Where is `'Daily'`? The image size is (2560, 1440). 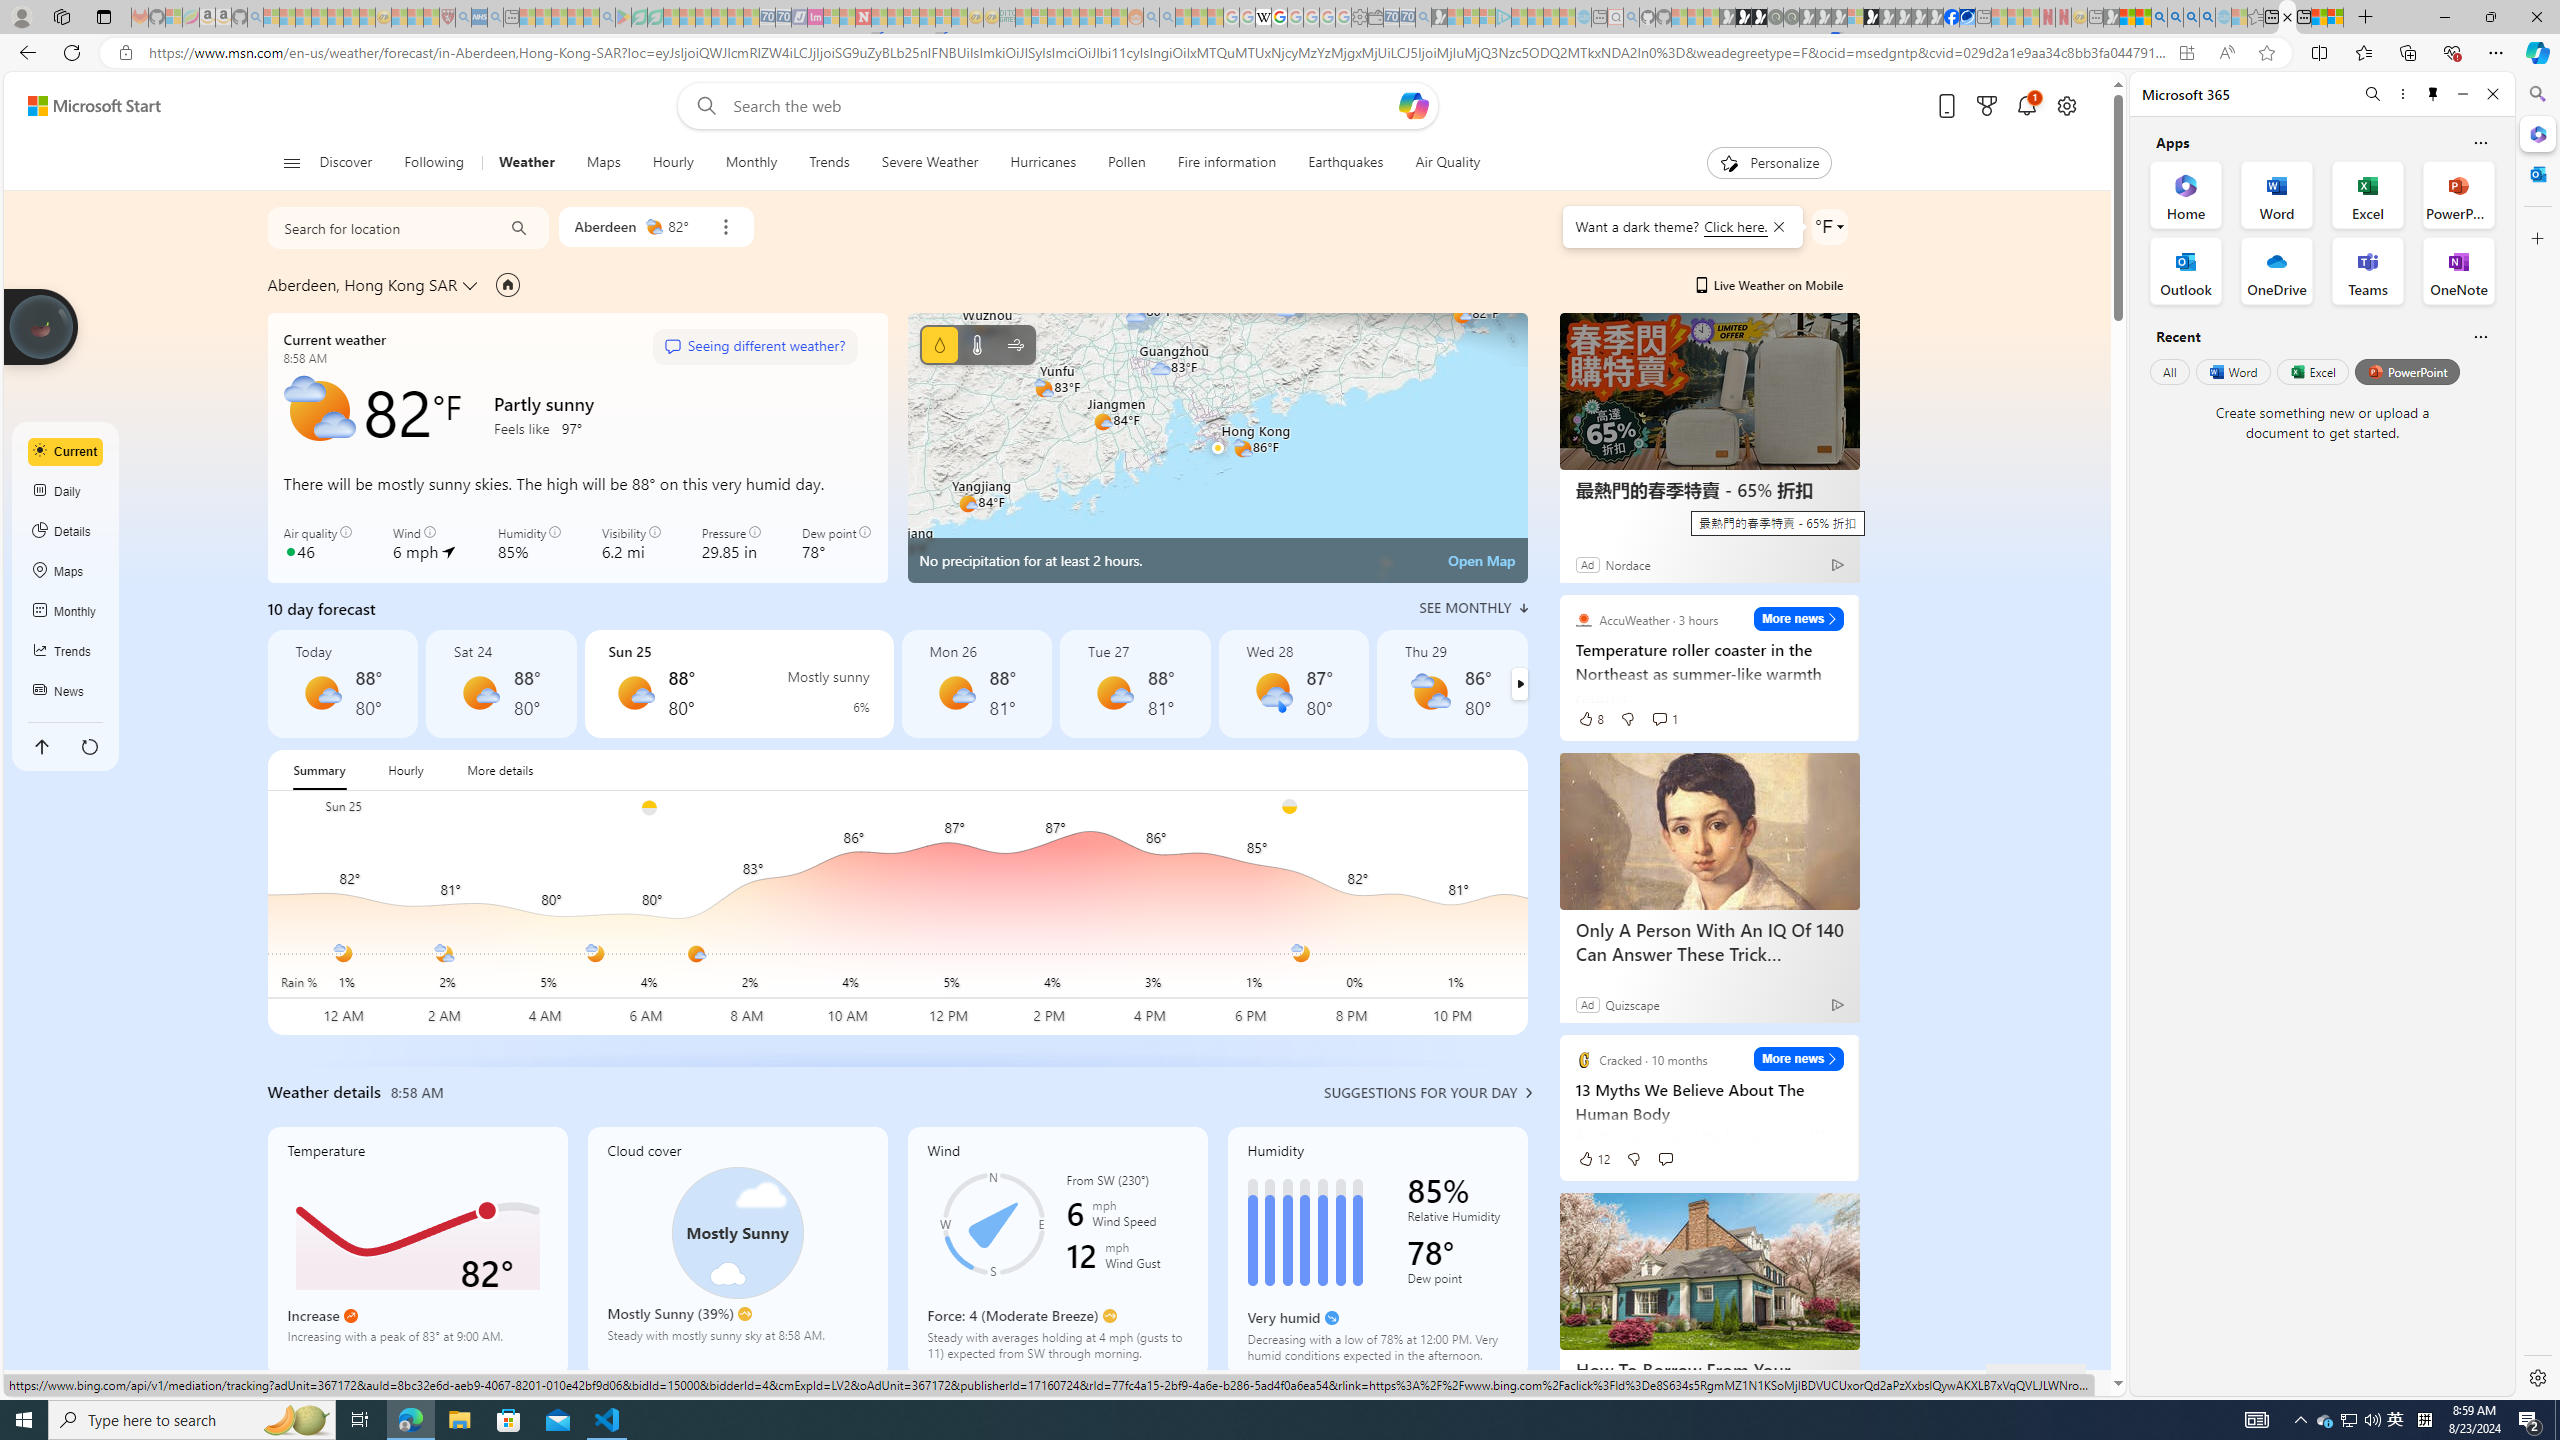 'Daily' is located at coordinates (65, 490).